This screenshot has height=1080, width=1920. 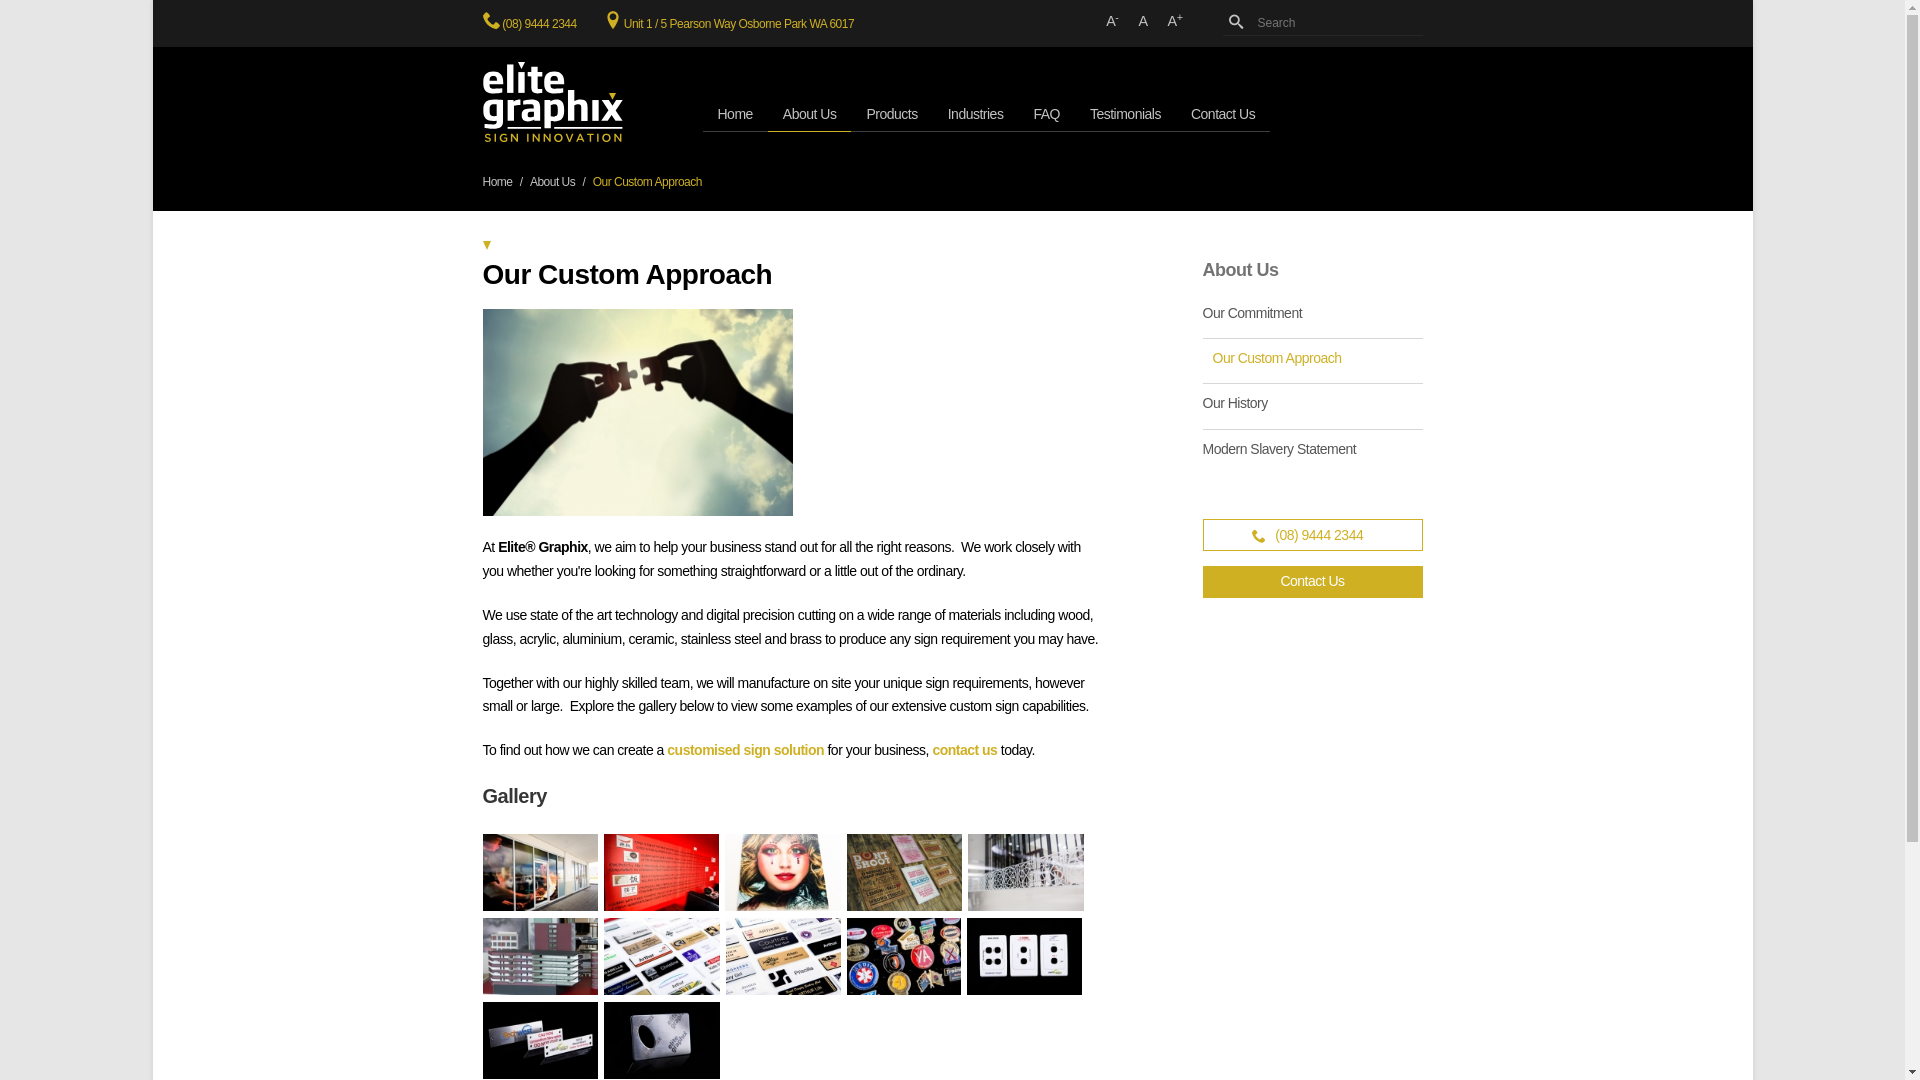 I want to click on 'customised sign solution', so click(x=667, y=750).